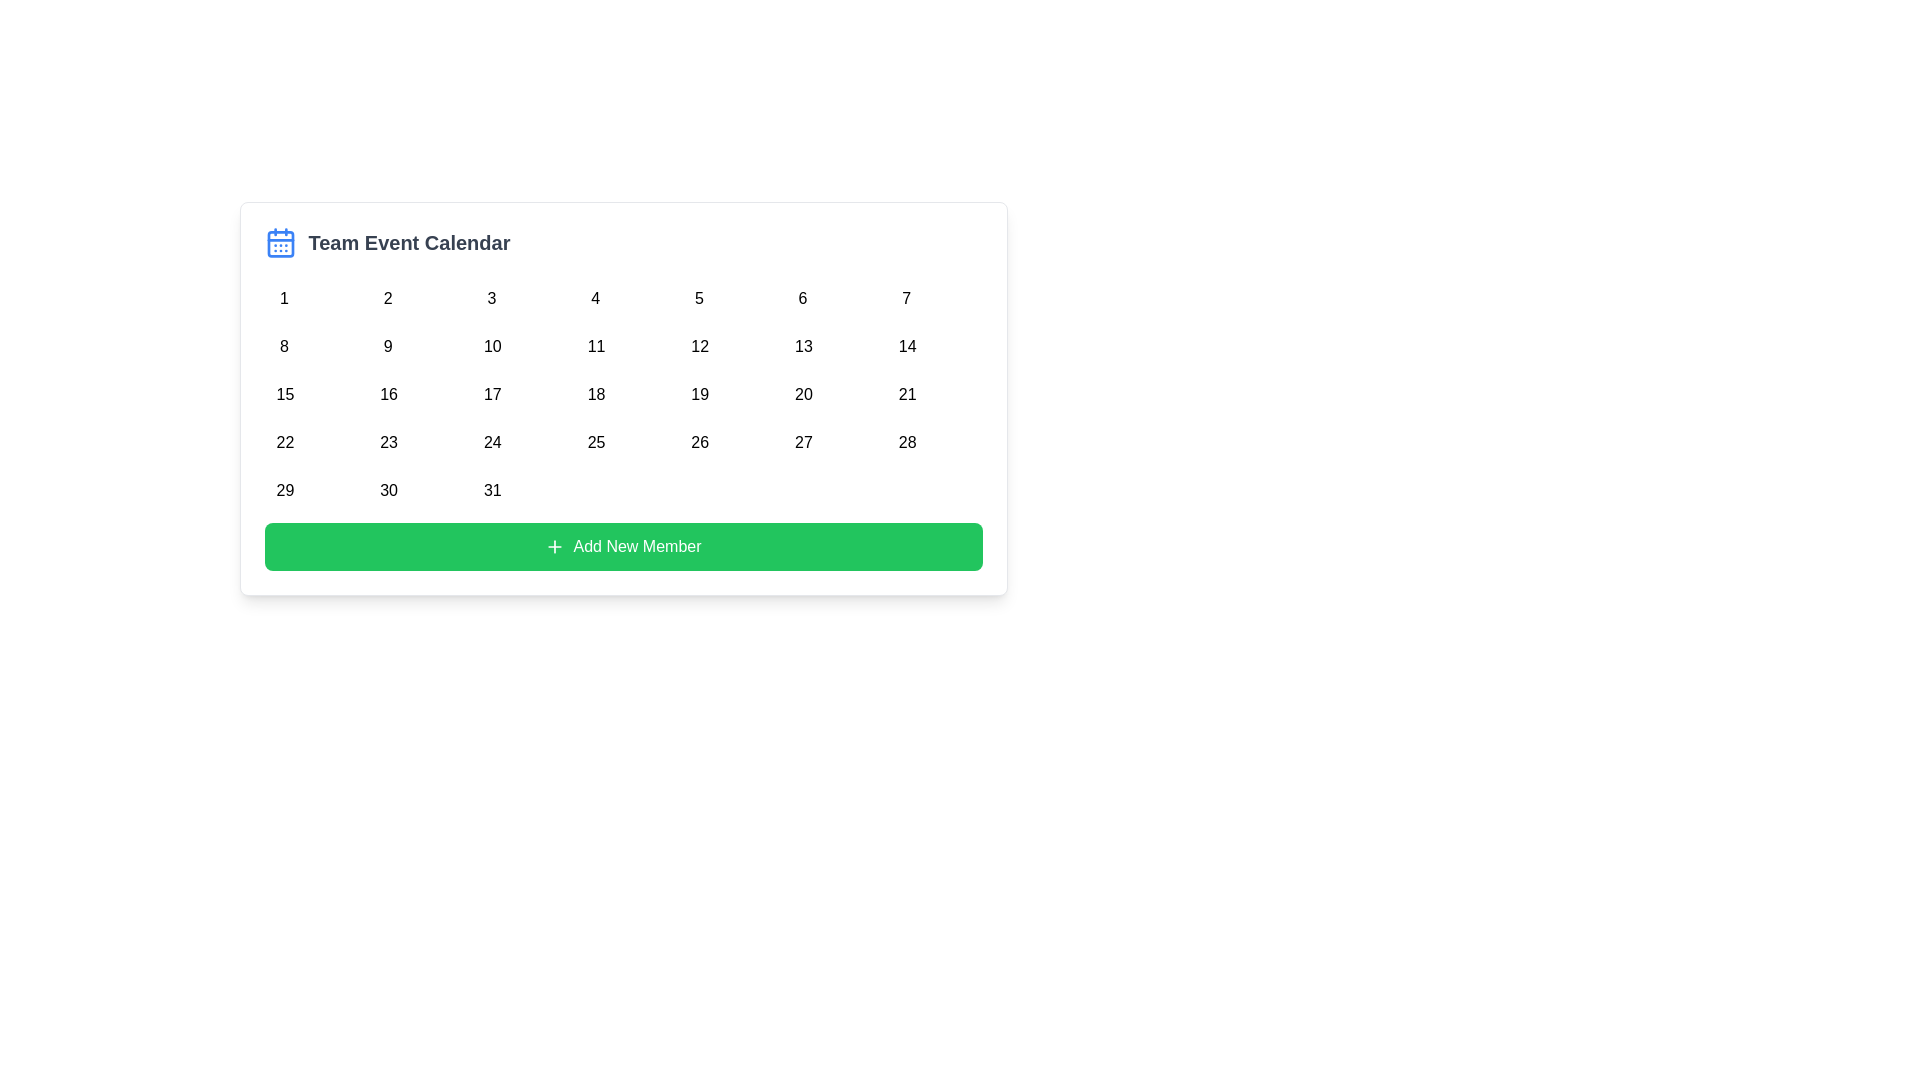  What do you see at coordinates (283, 438) in the screenshot?
I see `the button representing the 22nd day in the calendar` at bounding box center [283, 438].